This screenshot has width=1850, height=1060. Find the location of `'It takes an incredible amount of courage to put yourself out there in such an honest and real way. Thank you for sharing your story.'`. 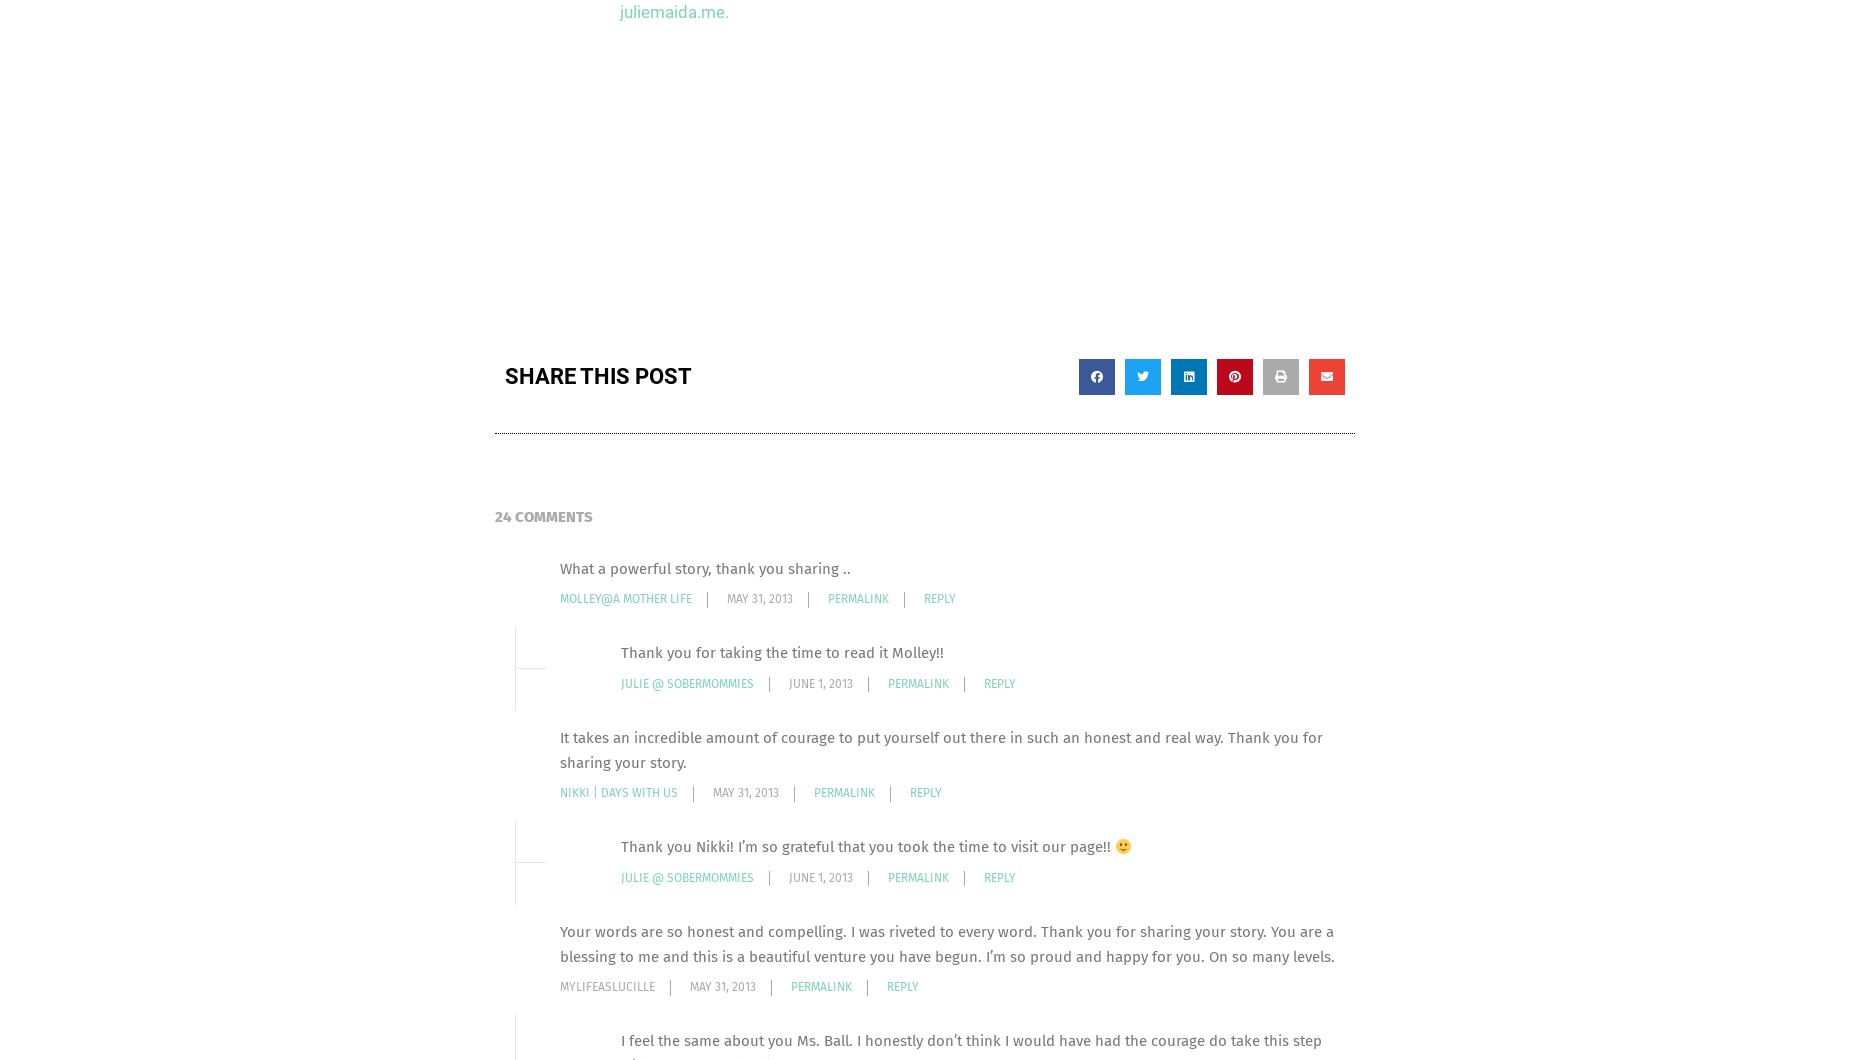

'It takes an incredible amount of courage to put yourself out there in such an honest and real way. Thank you for sharing your story.' is located at coordinates (940, 748).